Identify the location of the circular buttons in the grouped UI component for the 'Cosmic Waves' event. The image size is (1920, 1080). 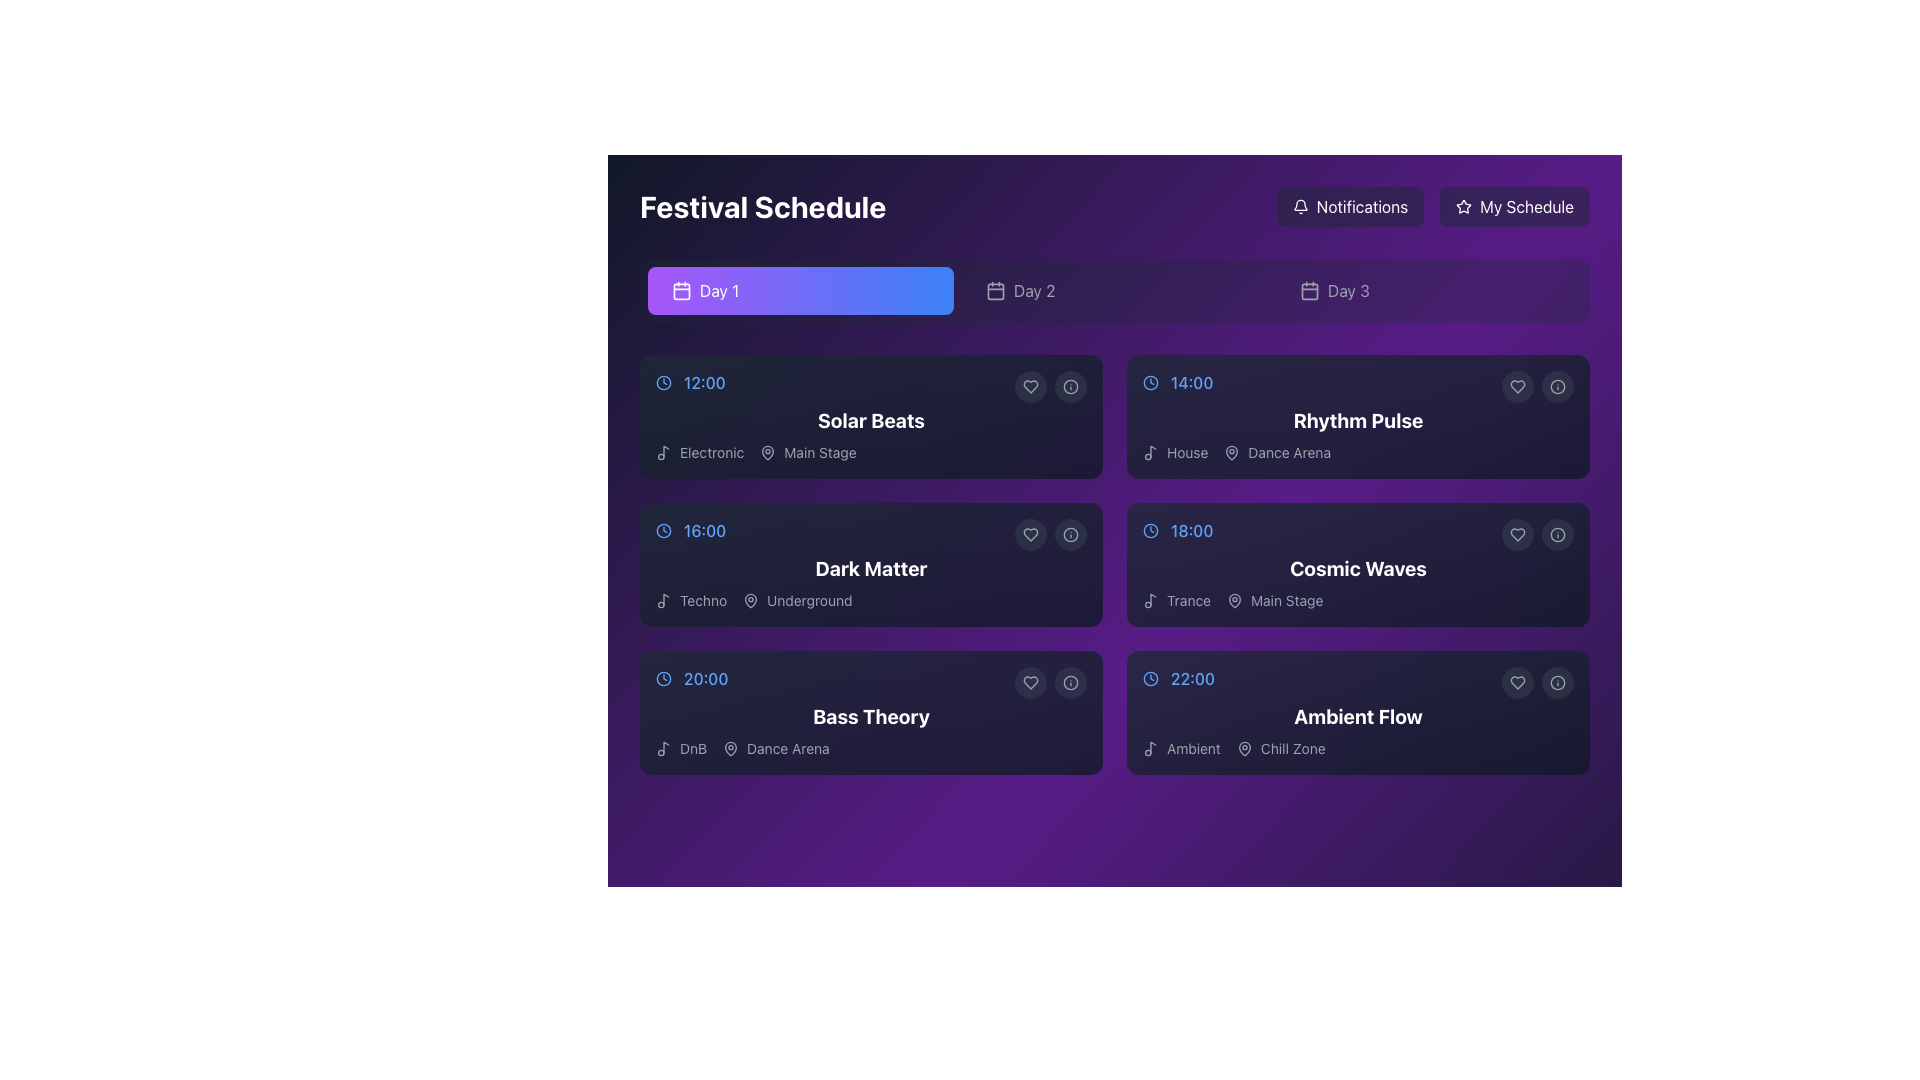
(1536, 534).